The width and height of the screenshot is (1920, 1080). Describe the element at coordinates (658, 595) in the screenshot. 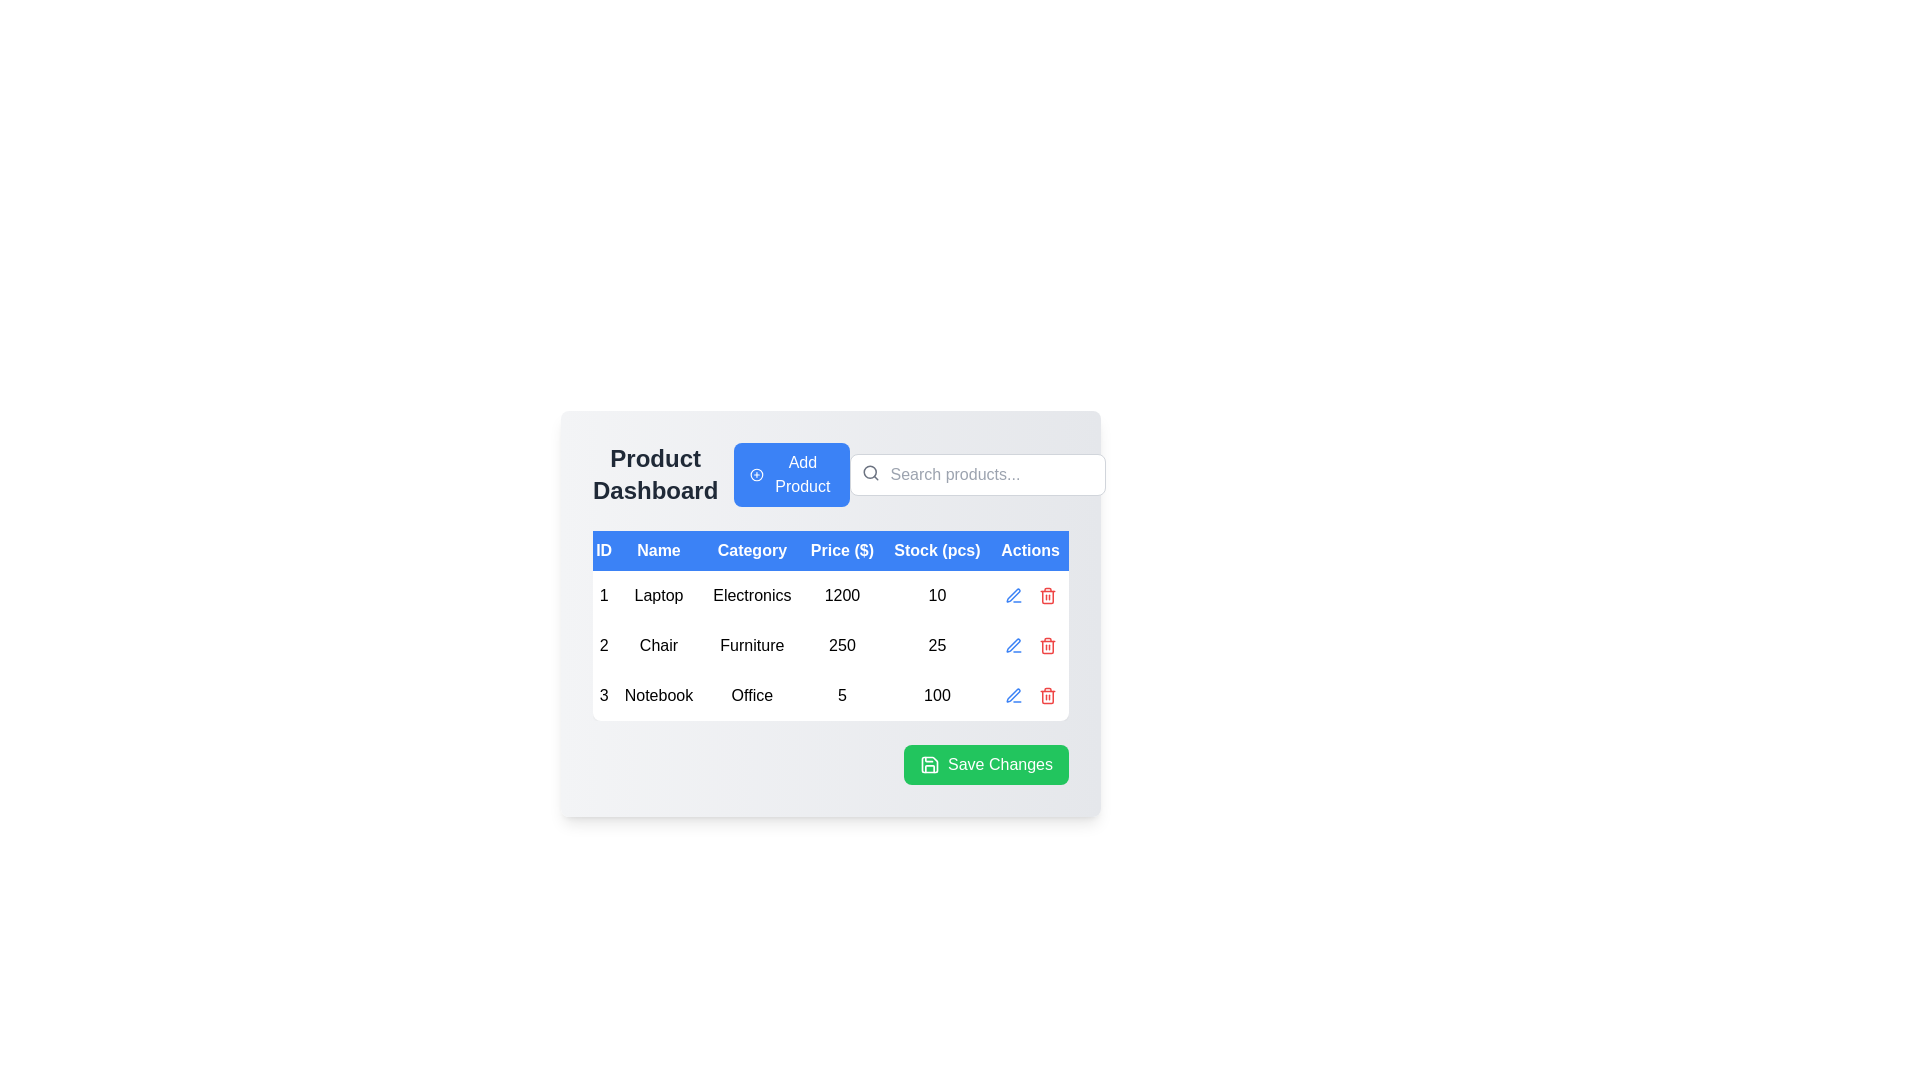

I see `the static text label representing the name of the product in the first row, second column of the table under the 'Name' heading` at that location.